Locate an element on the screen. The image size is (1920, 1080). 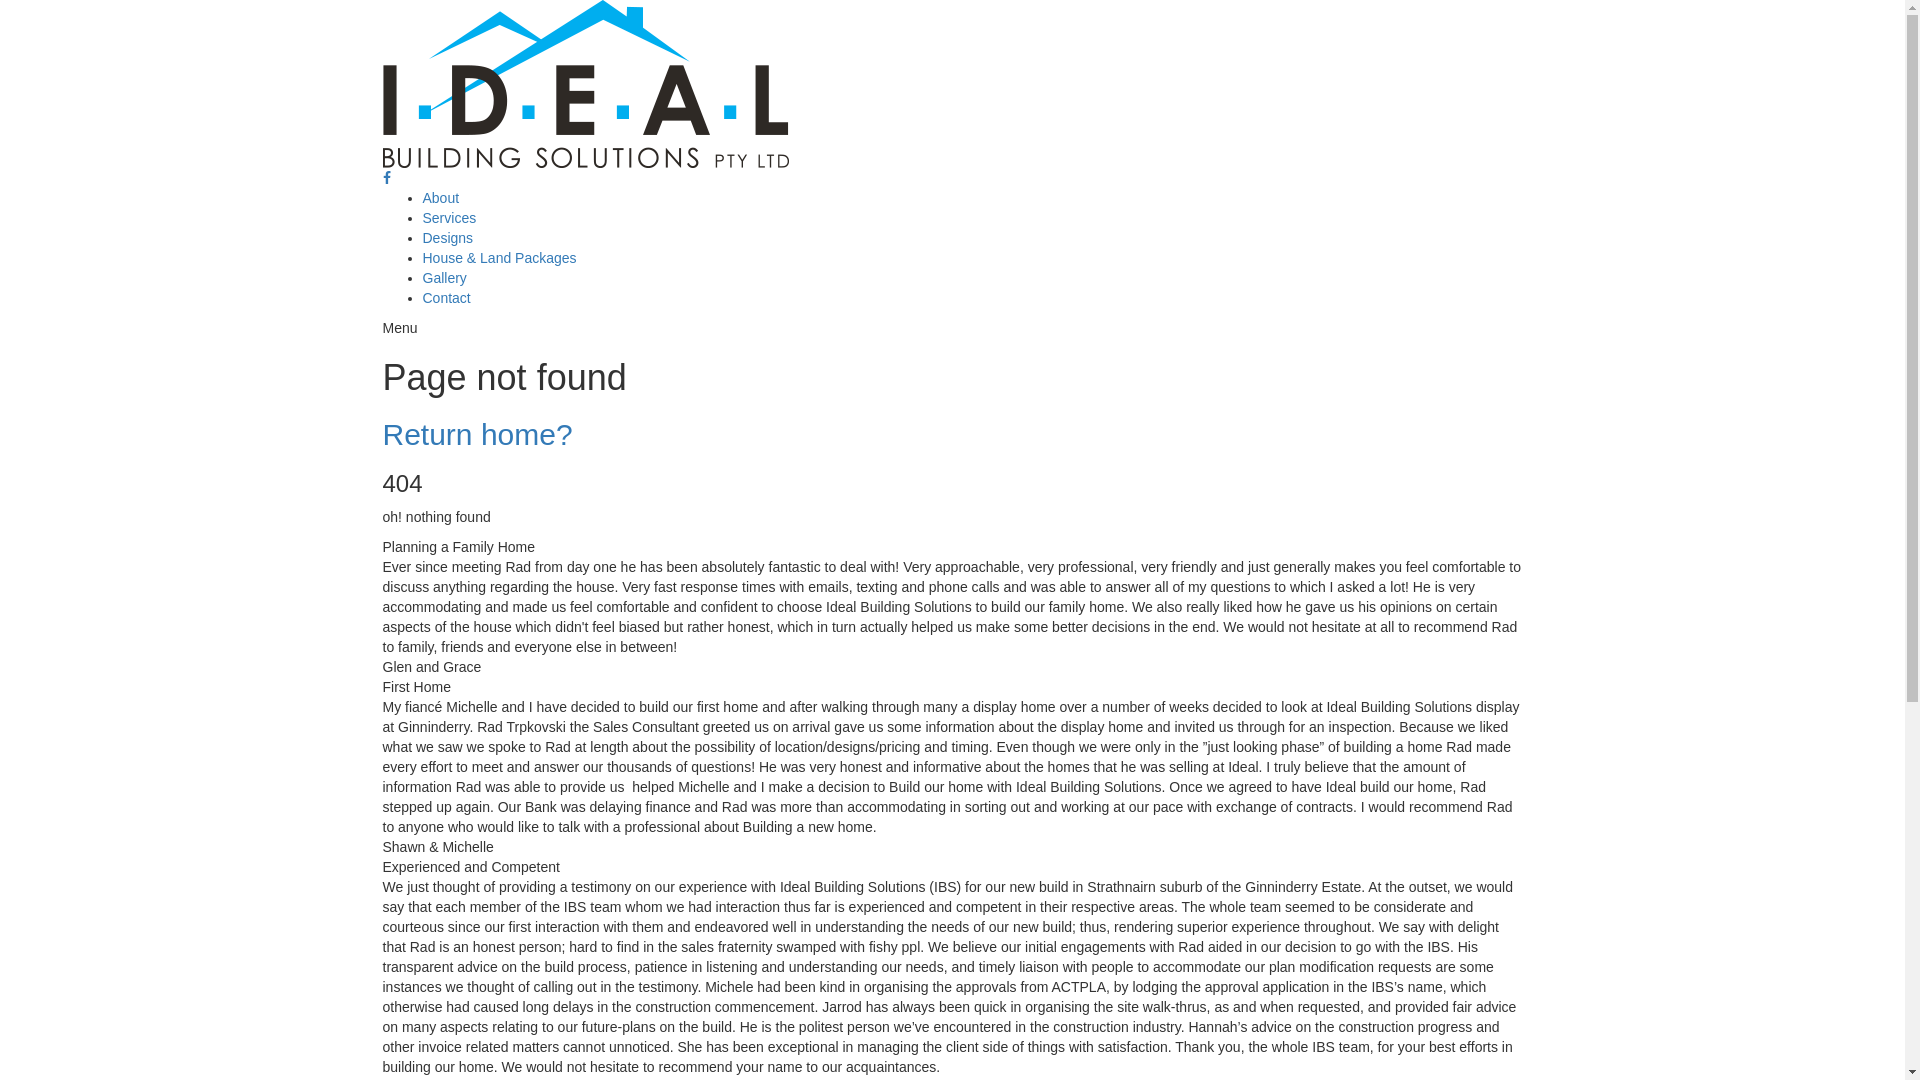
'Contact' is located at coordinates (445, 297).